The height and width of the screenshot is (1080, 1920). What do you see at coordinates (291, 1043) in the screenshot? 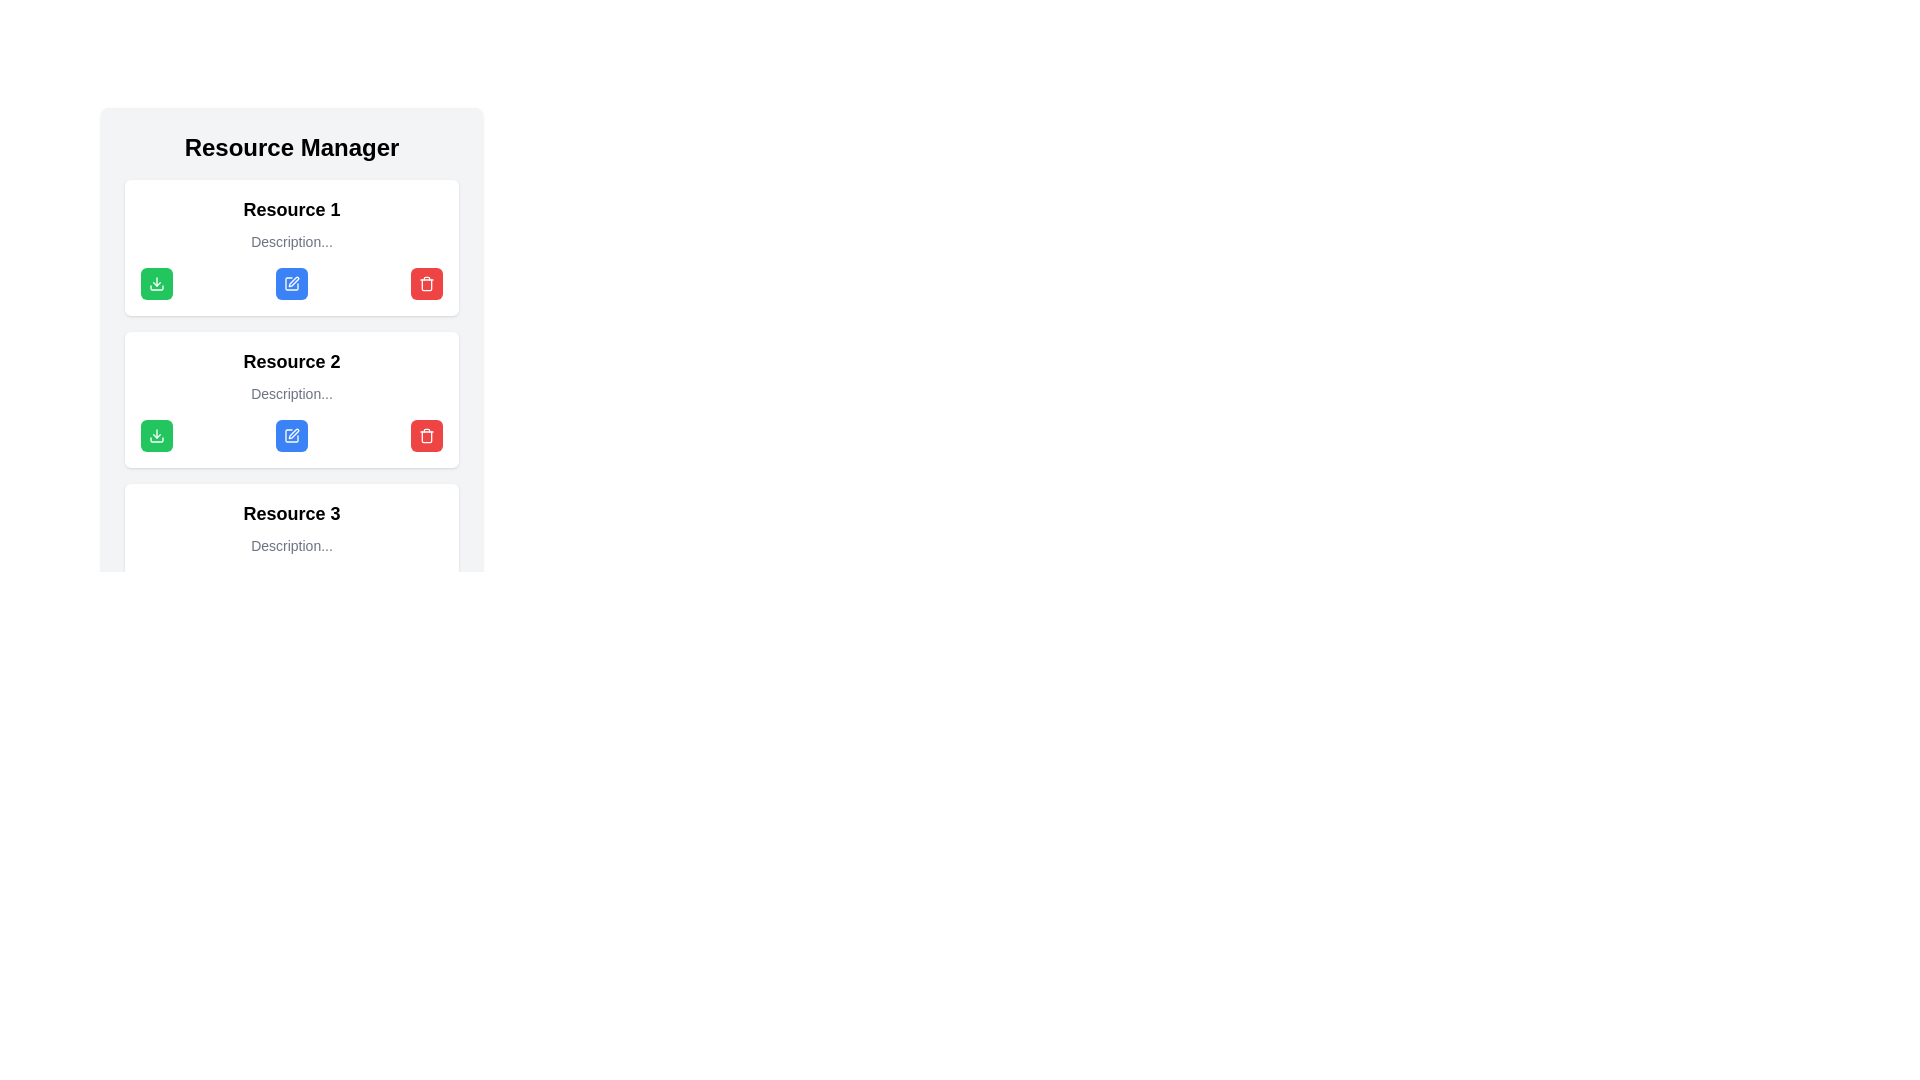
I see `the edit icon located within the blue button in the second resource entry of the vertical resource manager list` at bounding box center [291, 1043].